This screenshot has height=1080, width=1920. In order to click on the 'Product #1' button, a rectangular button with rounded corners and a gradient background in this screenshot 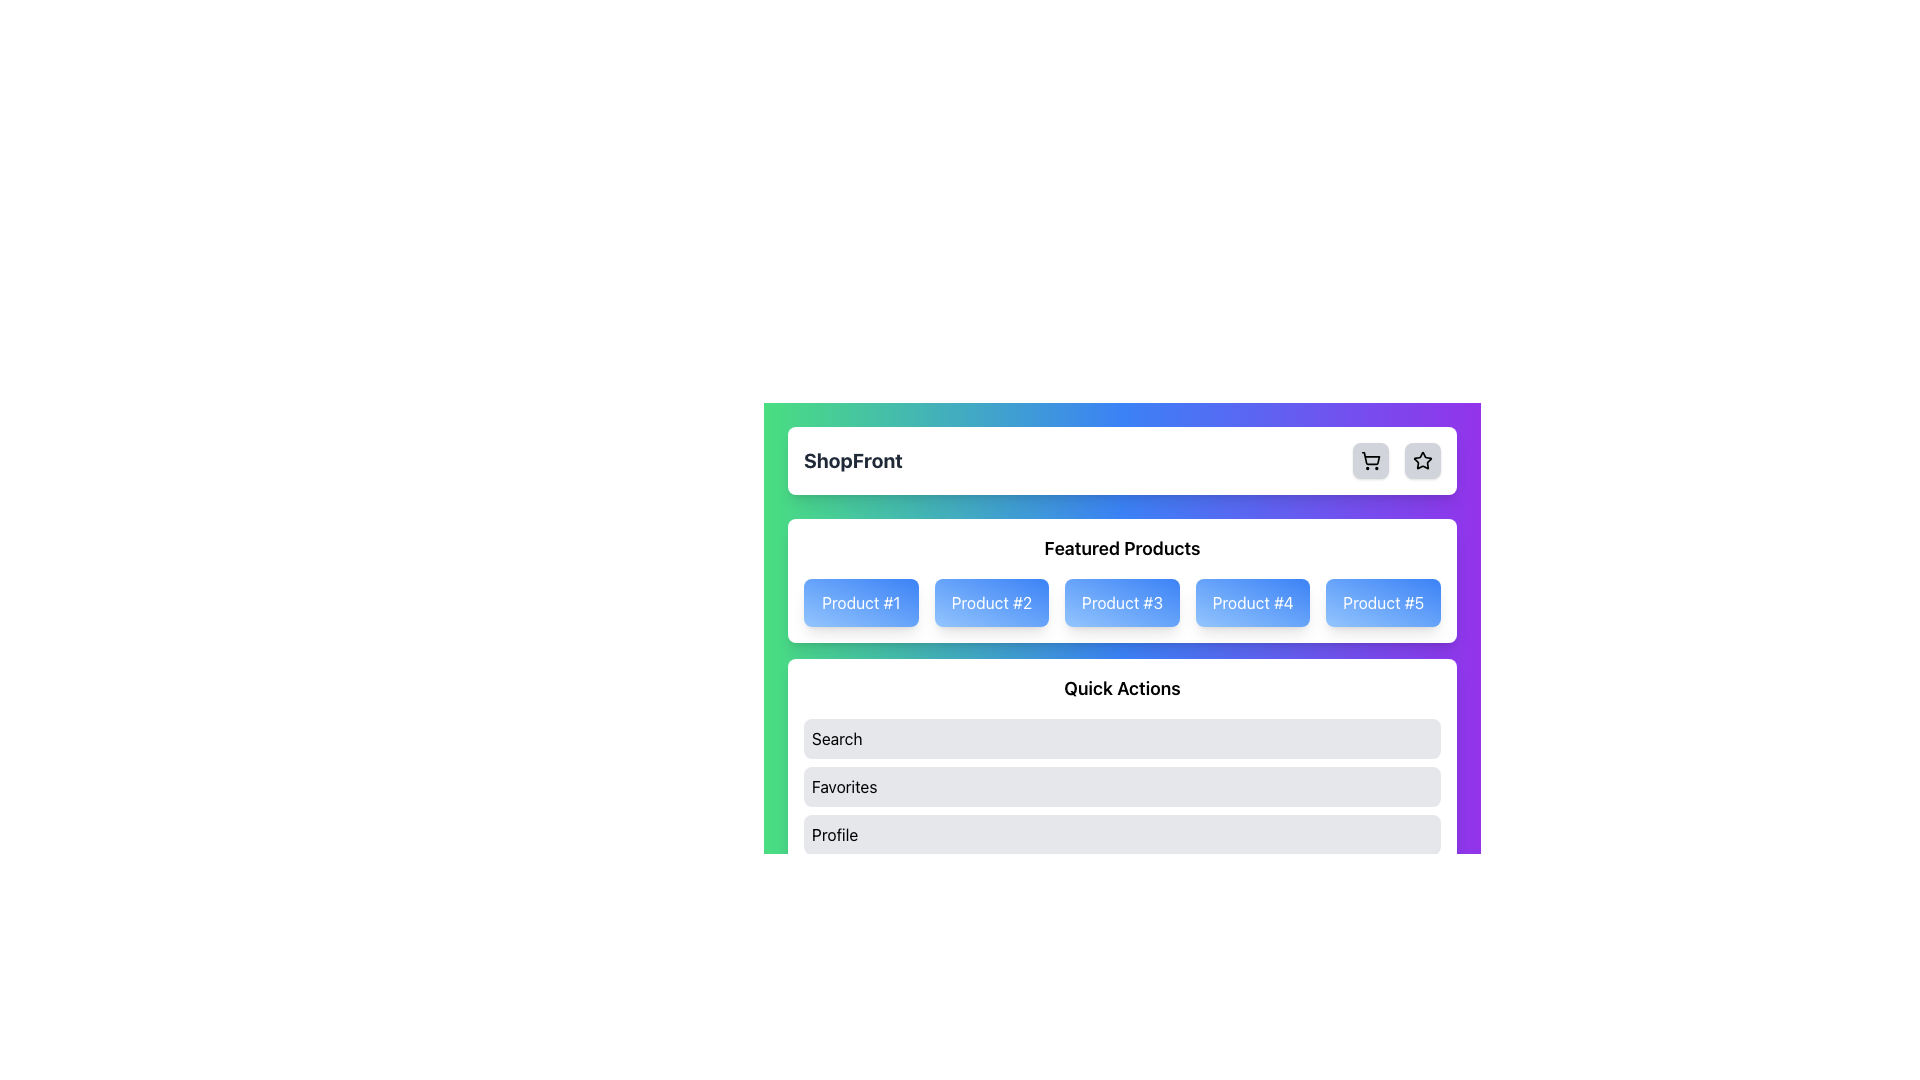, I will do `click(861, 601)`.